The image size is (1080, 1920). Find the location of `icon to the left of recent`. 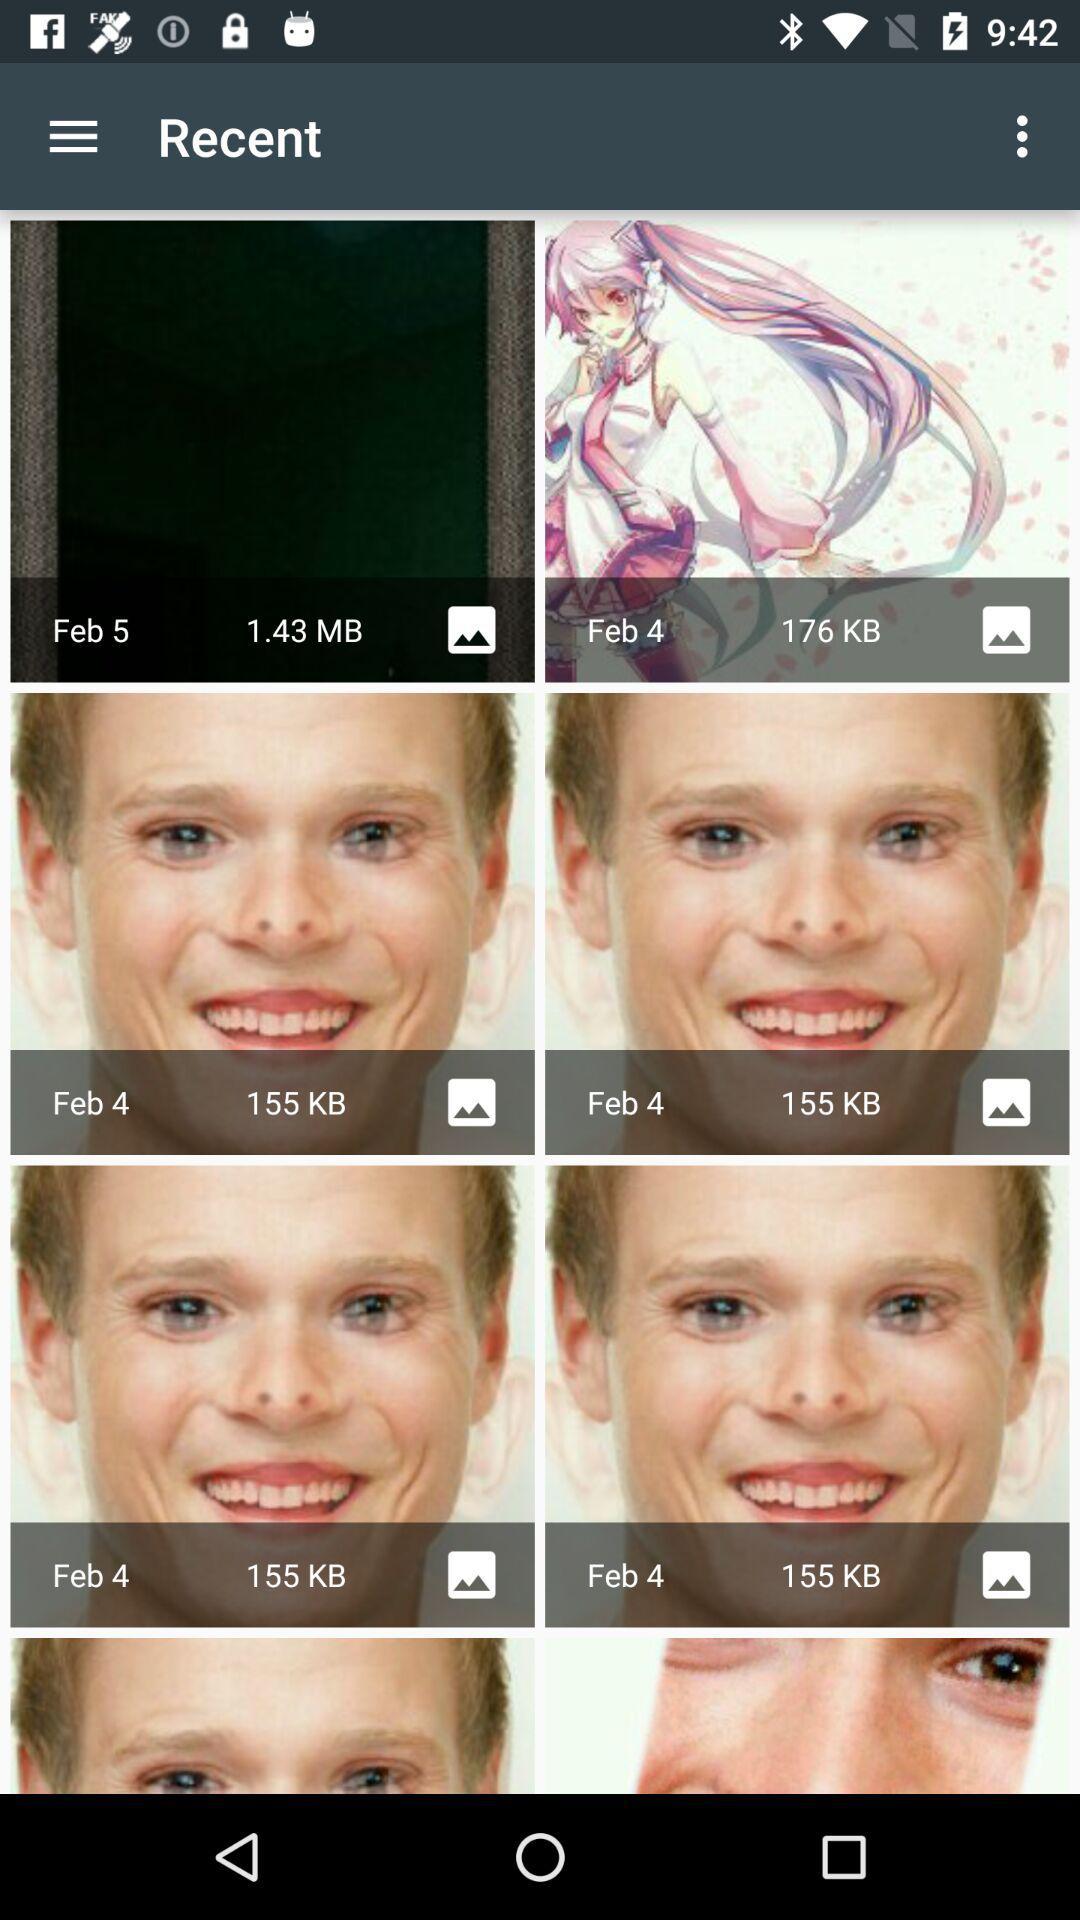

icon to the left of recent is located at coordinates (72, 135).